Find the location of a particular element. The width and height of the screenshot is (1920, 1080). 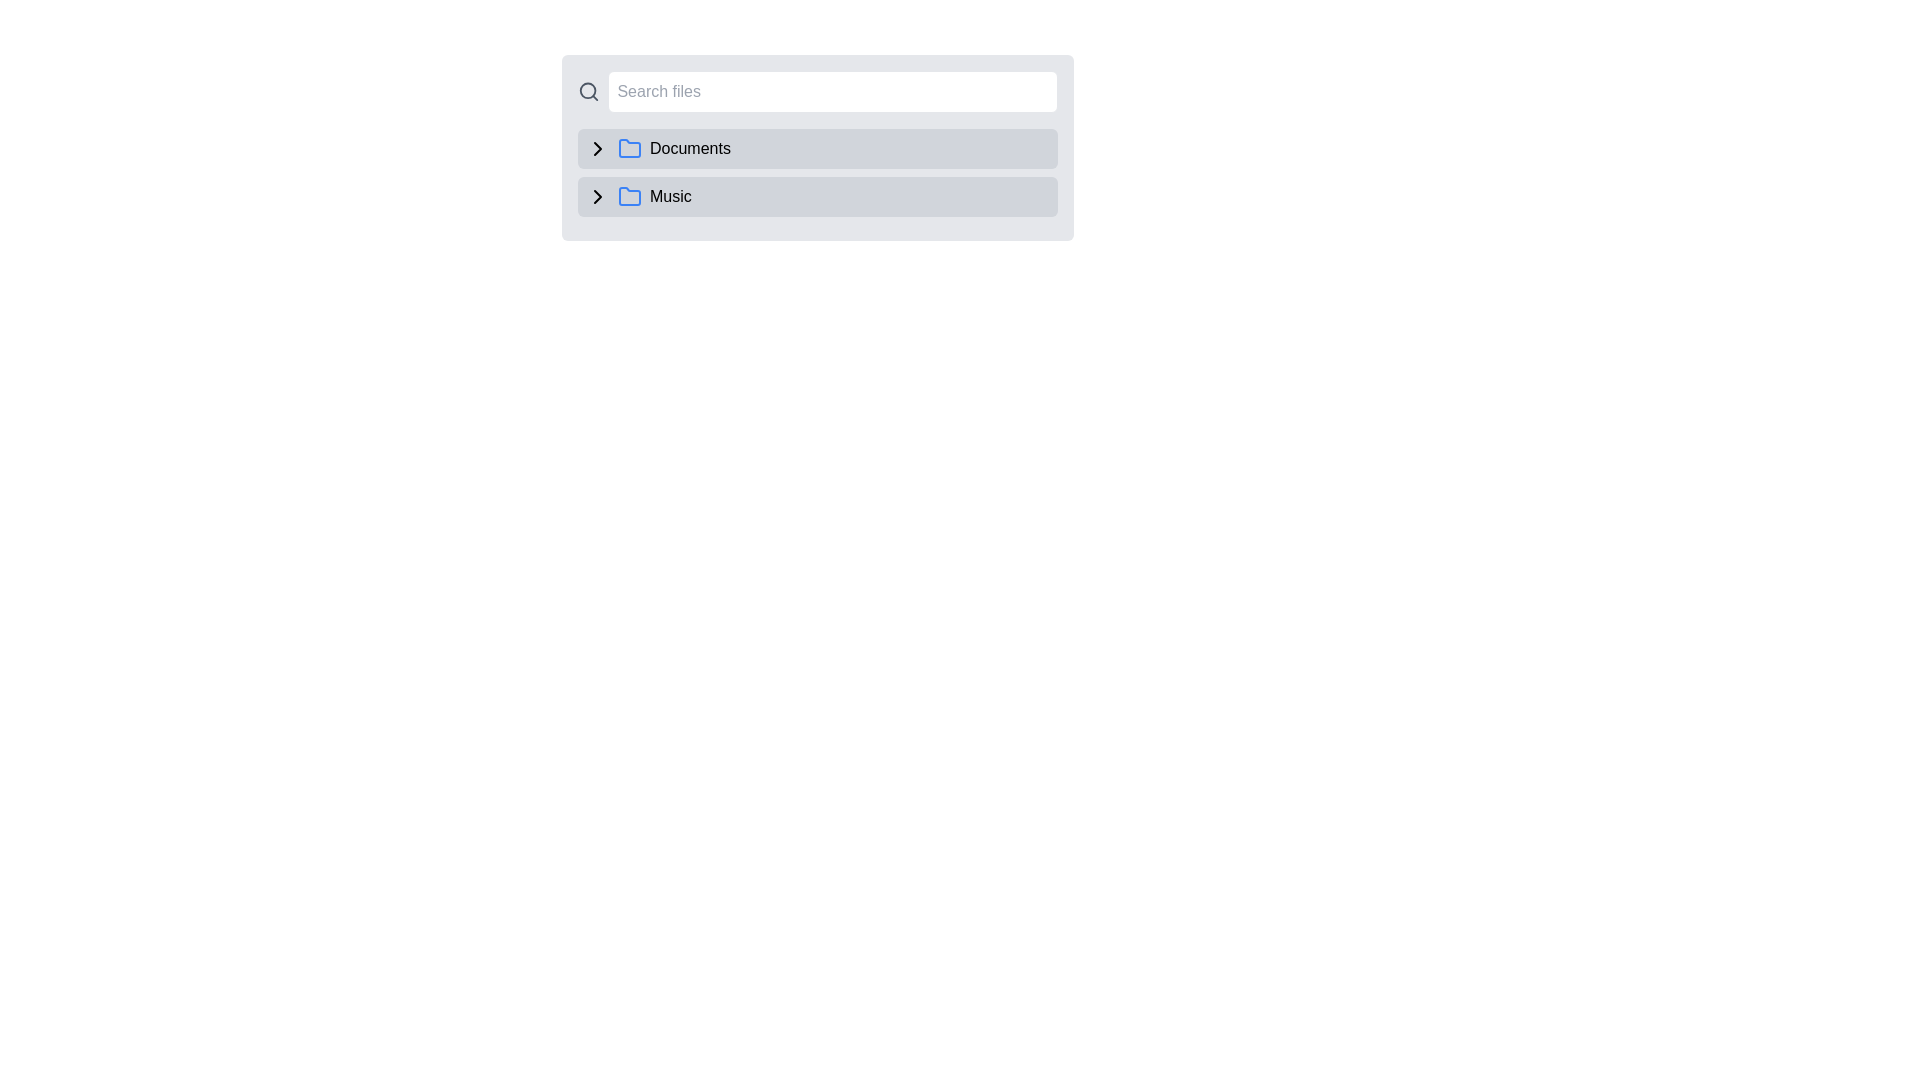

the search icon located at the top of the file browser panel, positioned to the left of the search input field is located at coordinates (588, 92).